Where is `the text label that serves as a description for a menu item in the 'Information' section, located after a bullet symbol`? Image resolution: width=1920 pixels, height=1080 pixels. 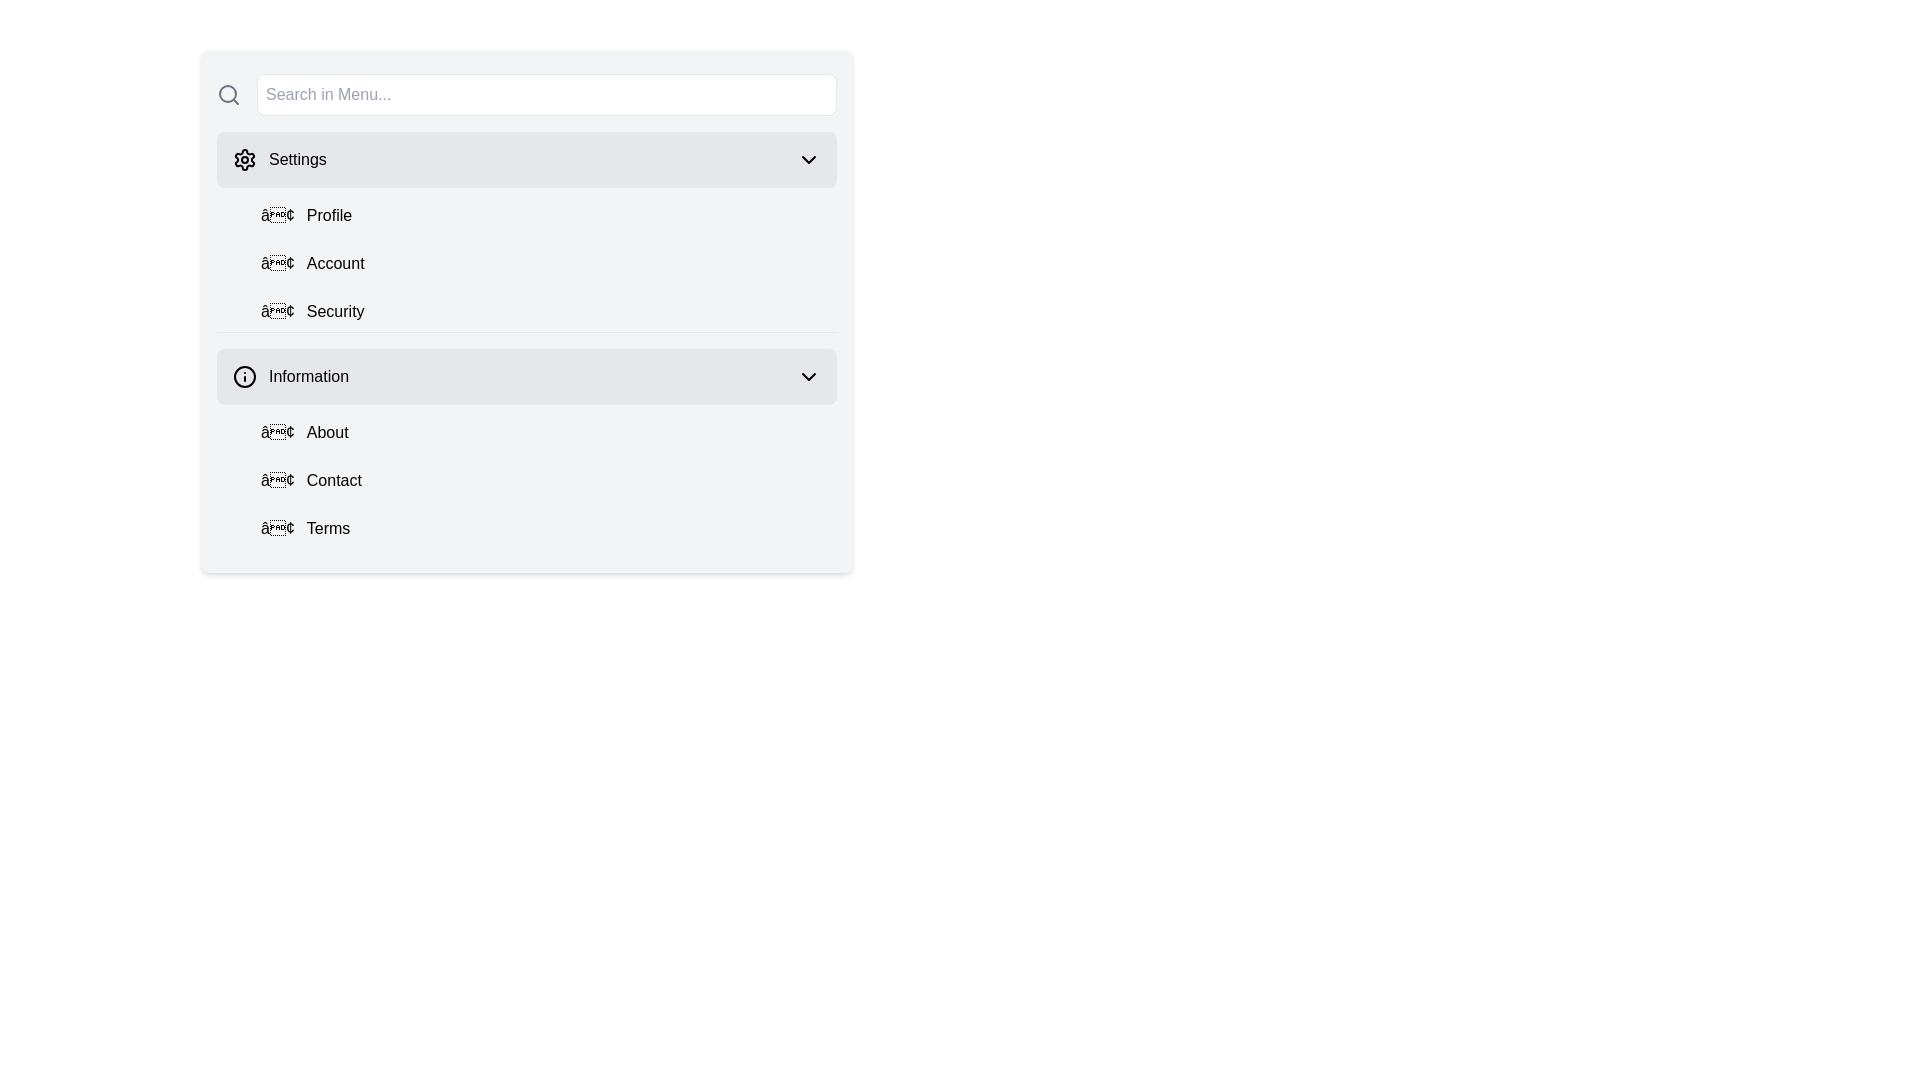
the text label that serves as a description for a menu item in the 'Information' section, located after a bullet symbol is located at coordinates (328, 527).